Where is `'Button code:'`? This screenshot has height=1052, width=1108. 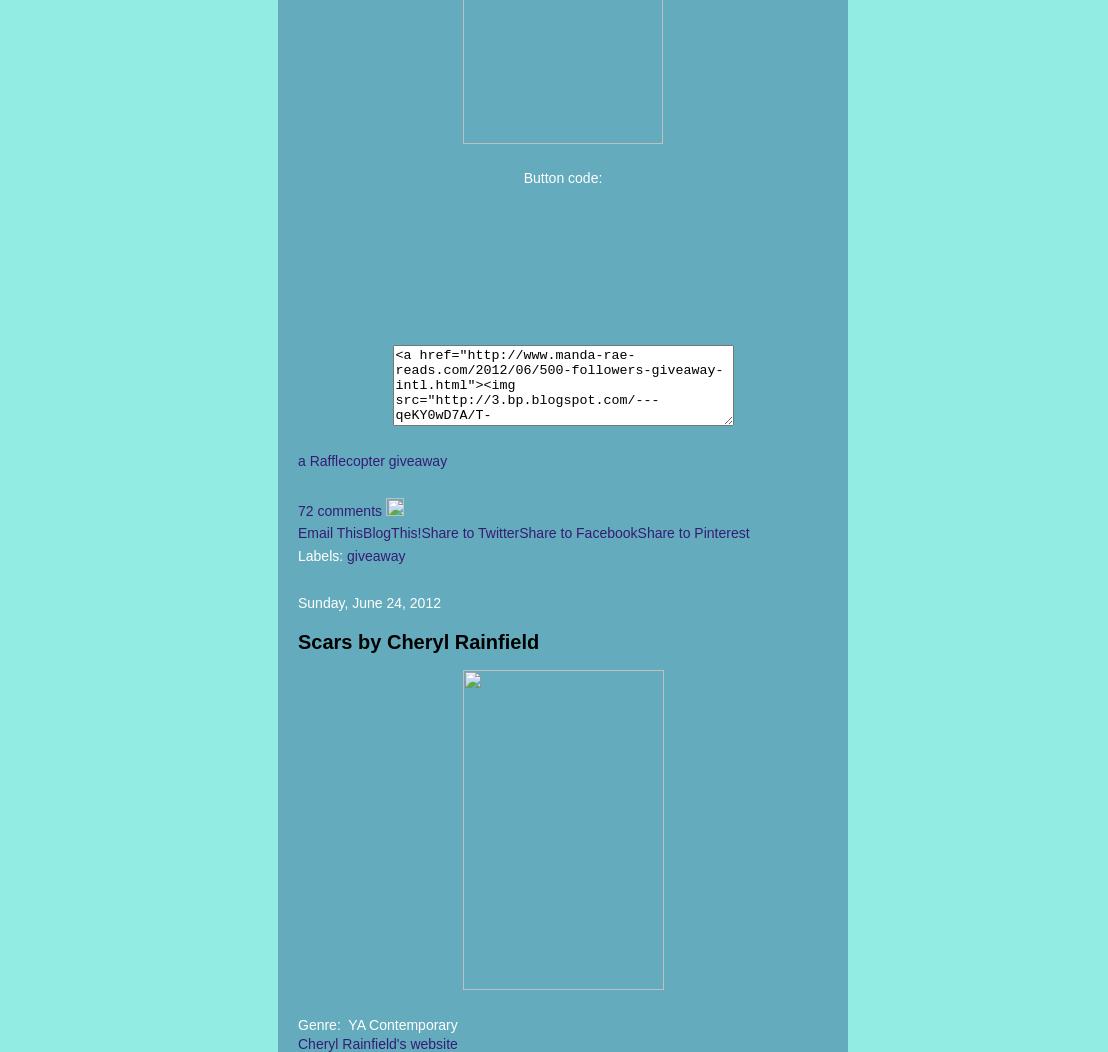 'Button code:' is located at coordinates (562, 177).